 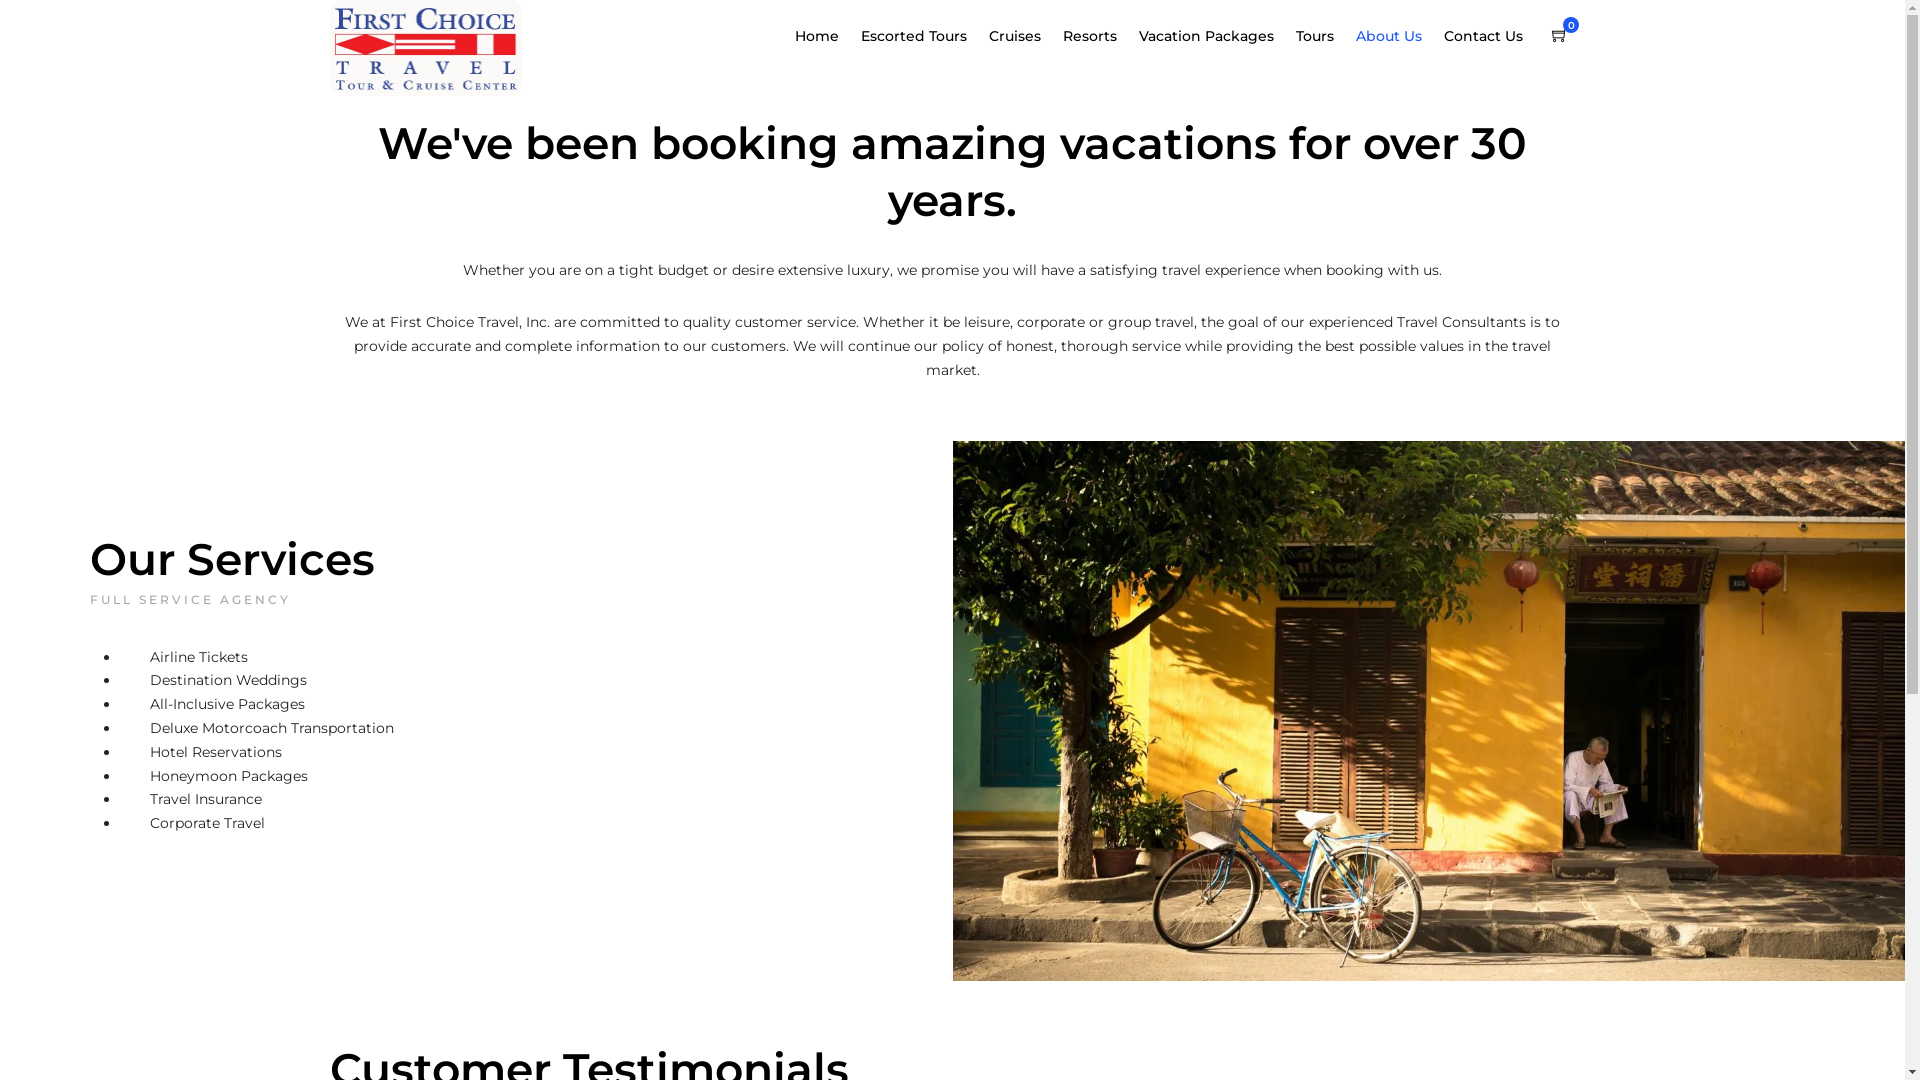 I want to click on 'About Us', so click(x=1396, y=37).